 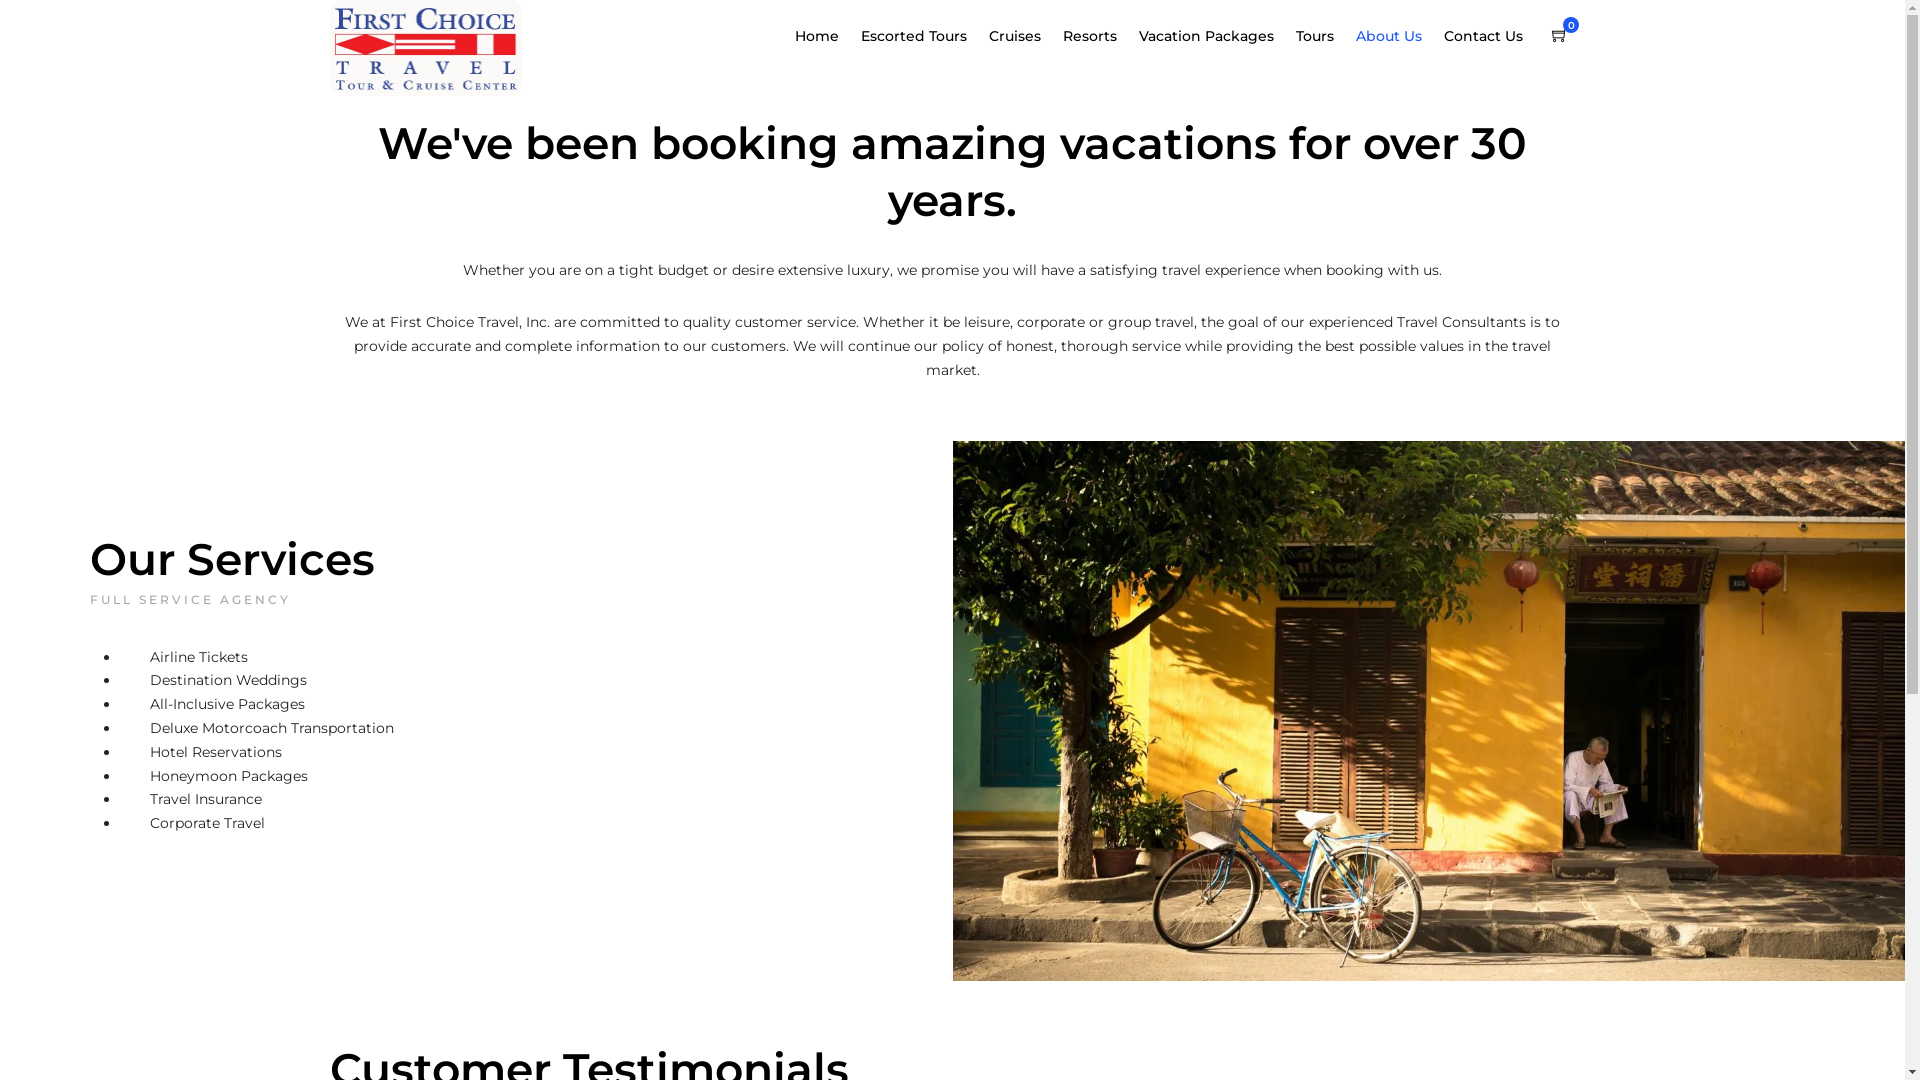 I want to click on 'About Us', so click(x=1396, y=37).